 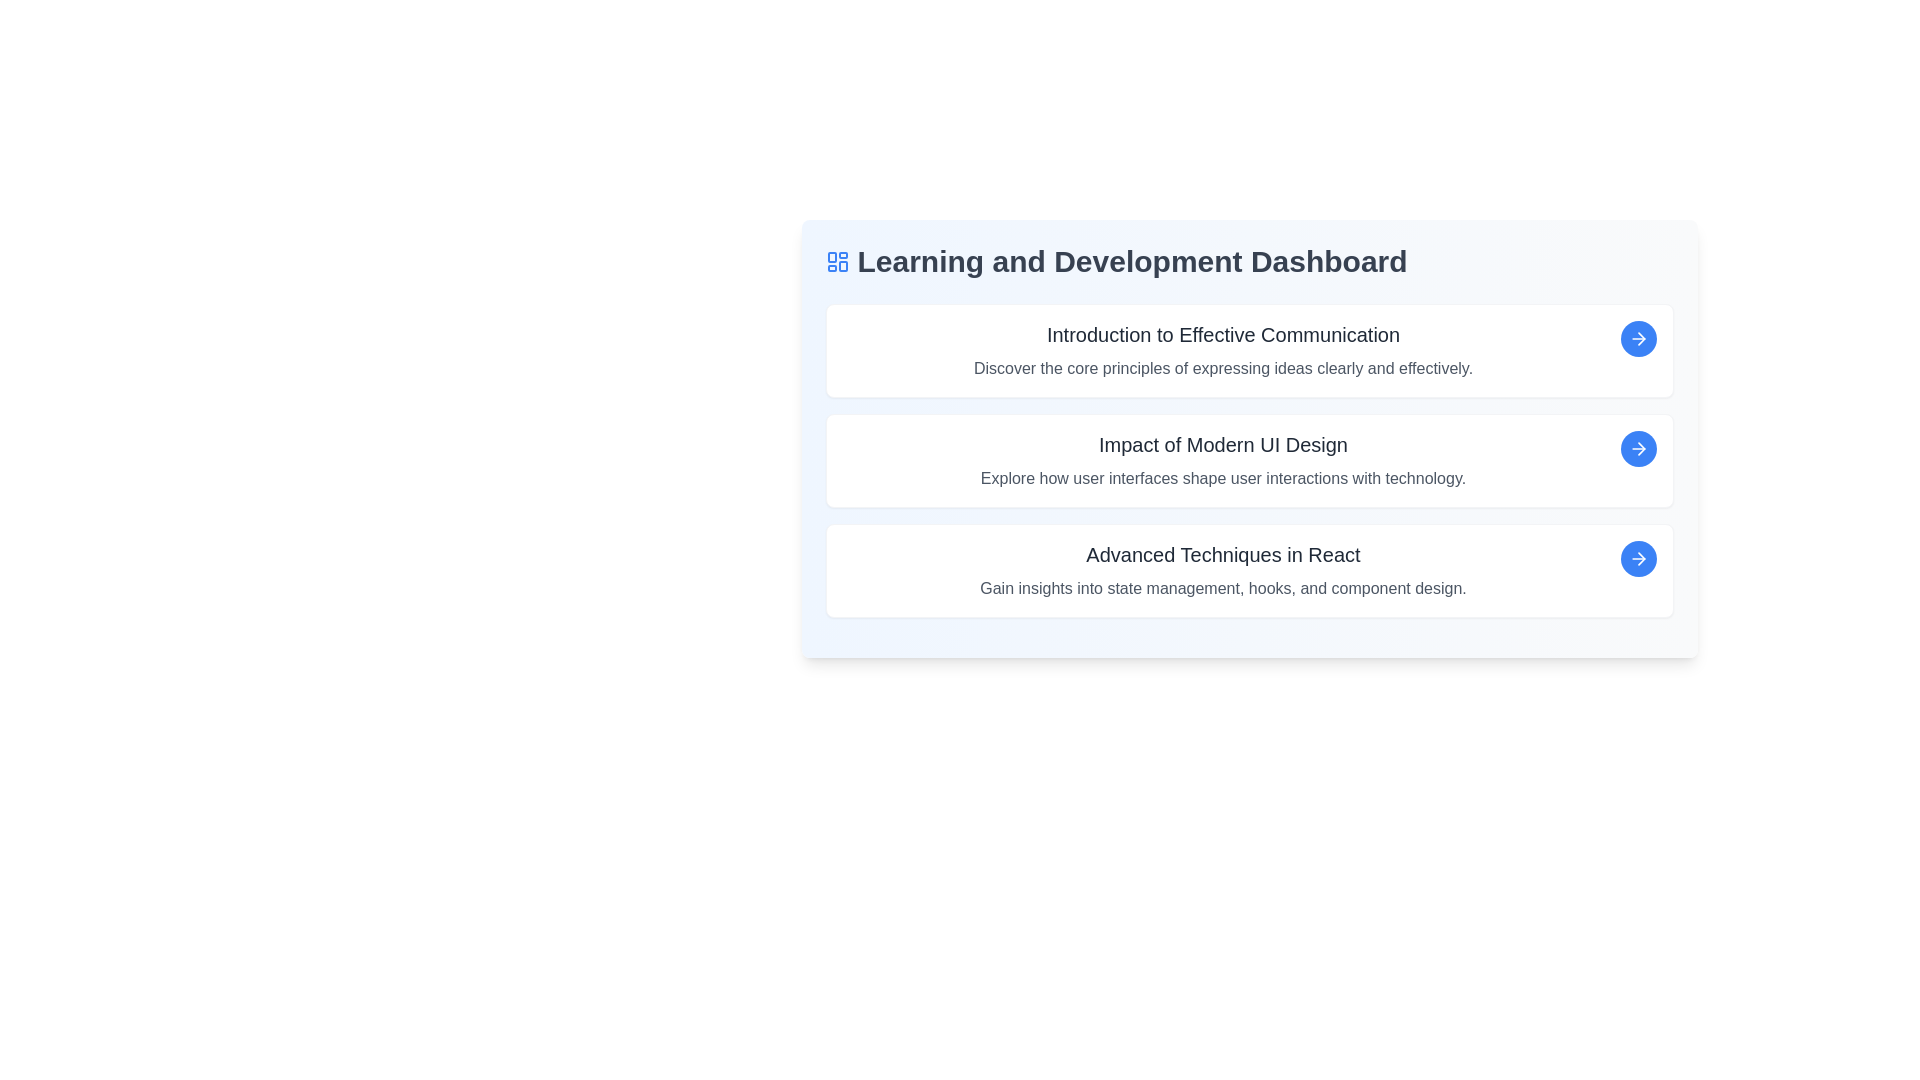 I want to click on the arrow icon used for navigation located on the right side of the third list item, 'Advanced Techniques in React', so click(x=1641, y=559).